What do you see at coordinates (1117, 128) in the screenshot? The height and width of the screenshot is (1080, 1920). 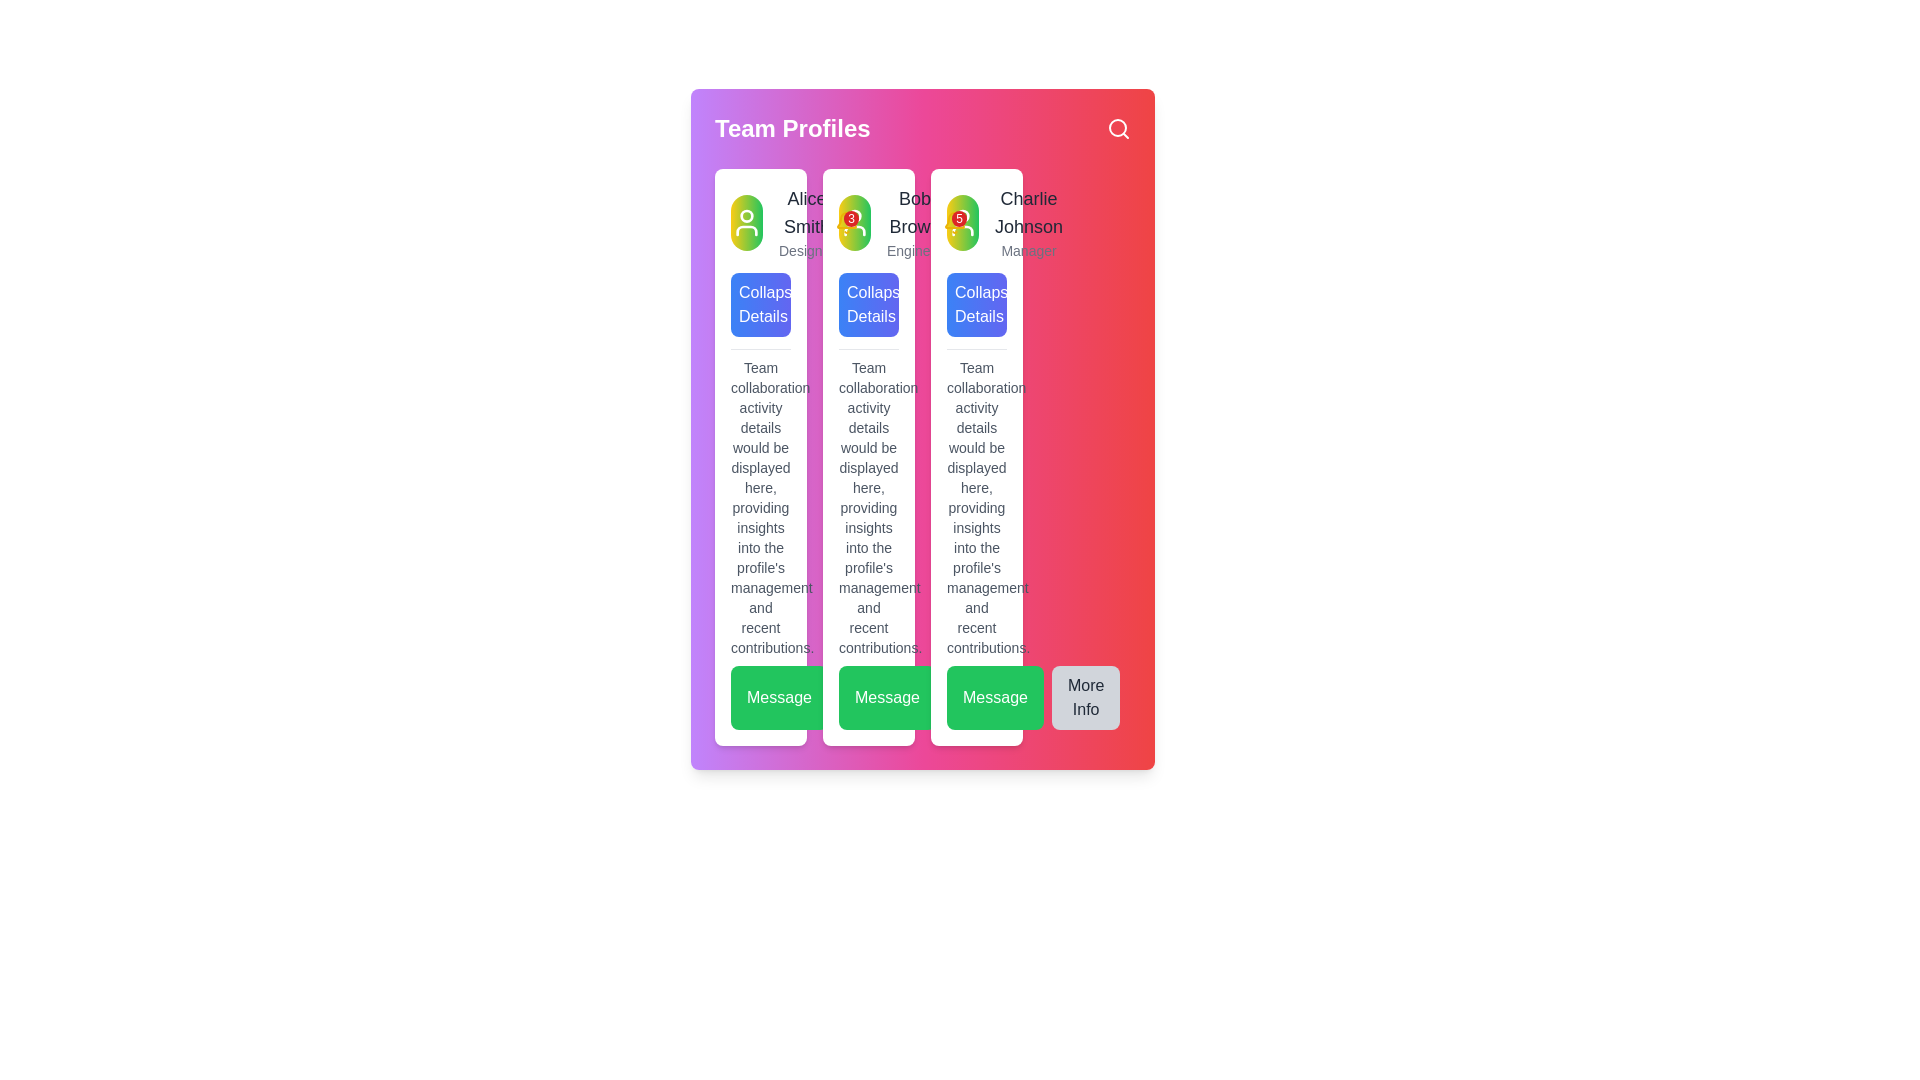 I see `the magnifying glass icon button located in the top-right corner of the interface, next` at bounding box center [1117, 128].